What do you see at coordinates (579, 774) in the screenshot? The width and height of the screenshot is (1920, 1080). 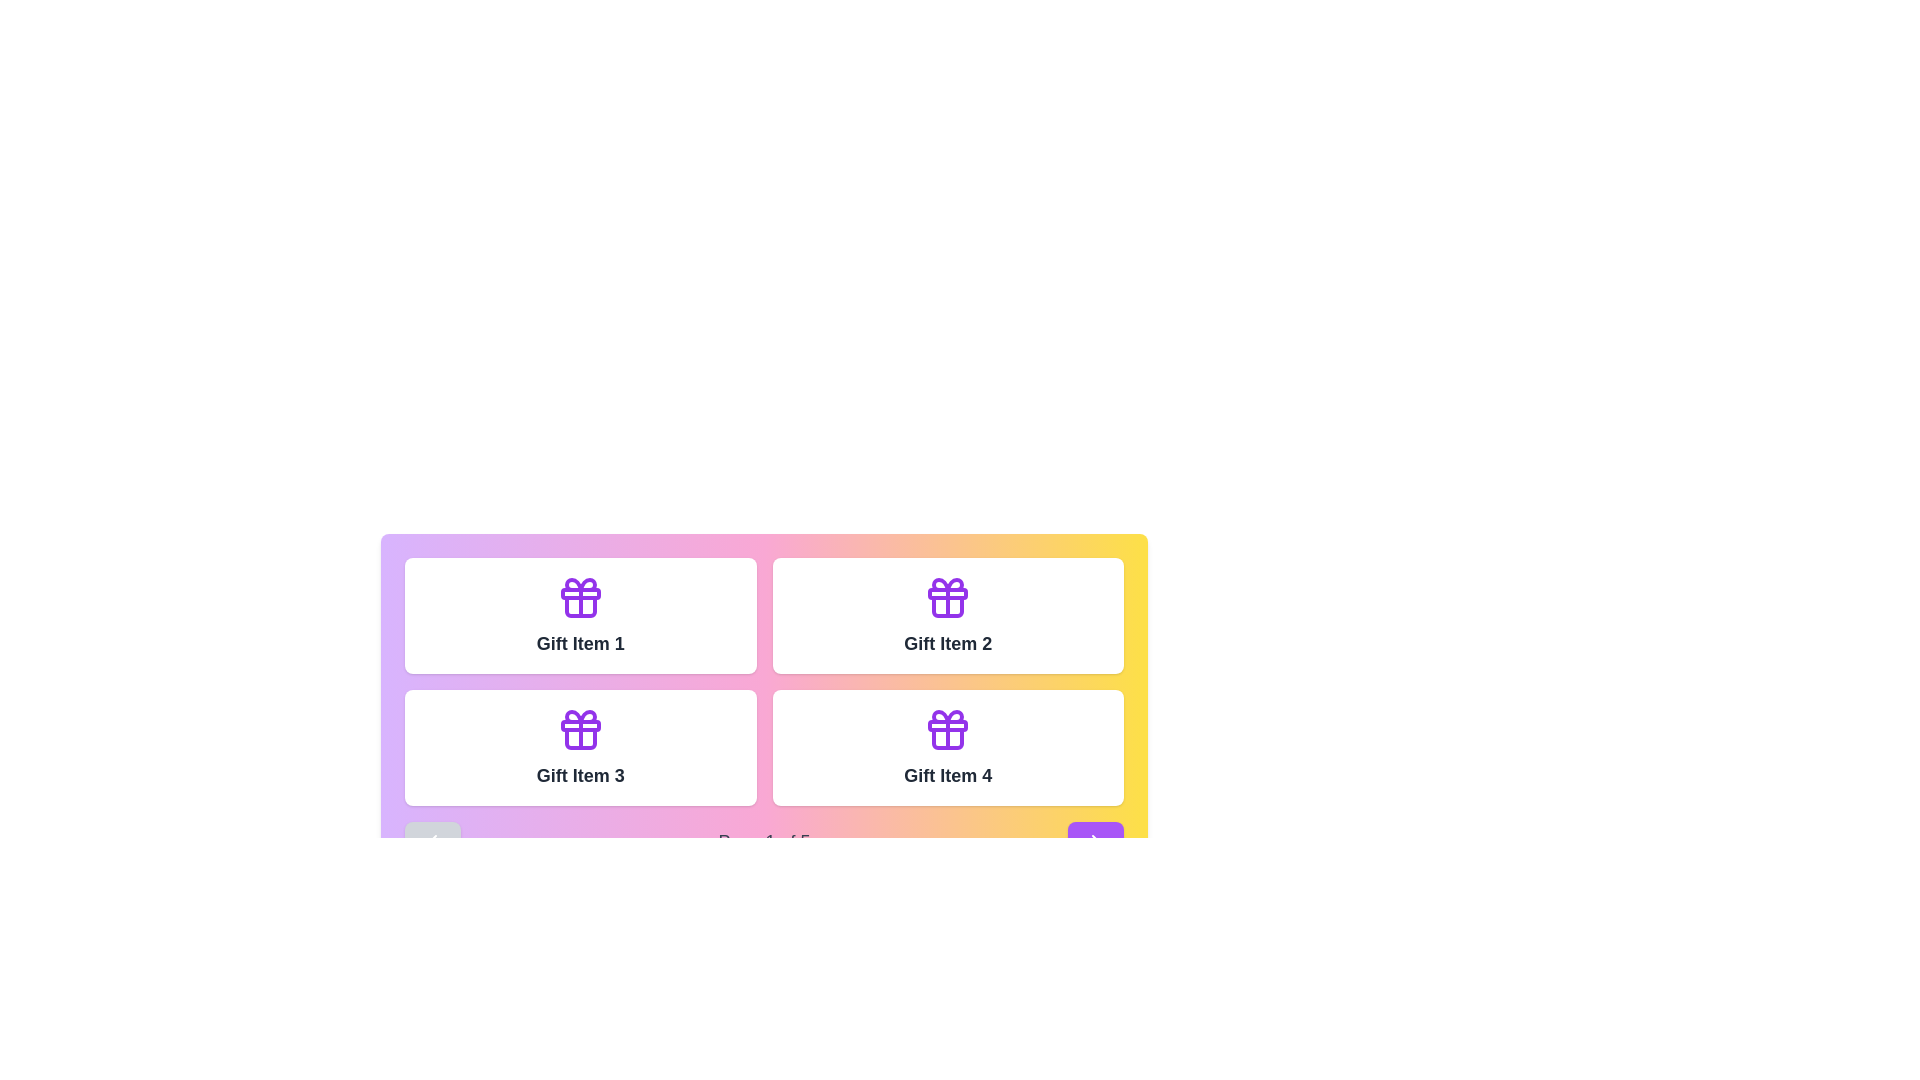 I see `text label displaying 'Gift Item 3', which is located at the bottom-left of the grid layout, under the second row and first column of items, below the gift icon` at bounding box center [579, 774].